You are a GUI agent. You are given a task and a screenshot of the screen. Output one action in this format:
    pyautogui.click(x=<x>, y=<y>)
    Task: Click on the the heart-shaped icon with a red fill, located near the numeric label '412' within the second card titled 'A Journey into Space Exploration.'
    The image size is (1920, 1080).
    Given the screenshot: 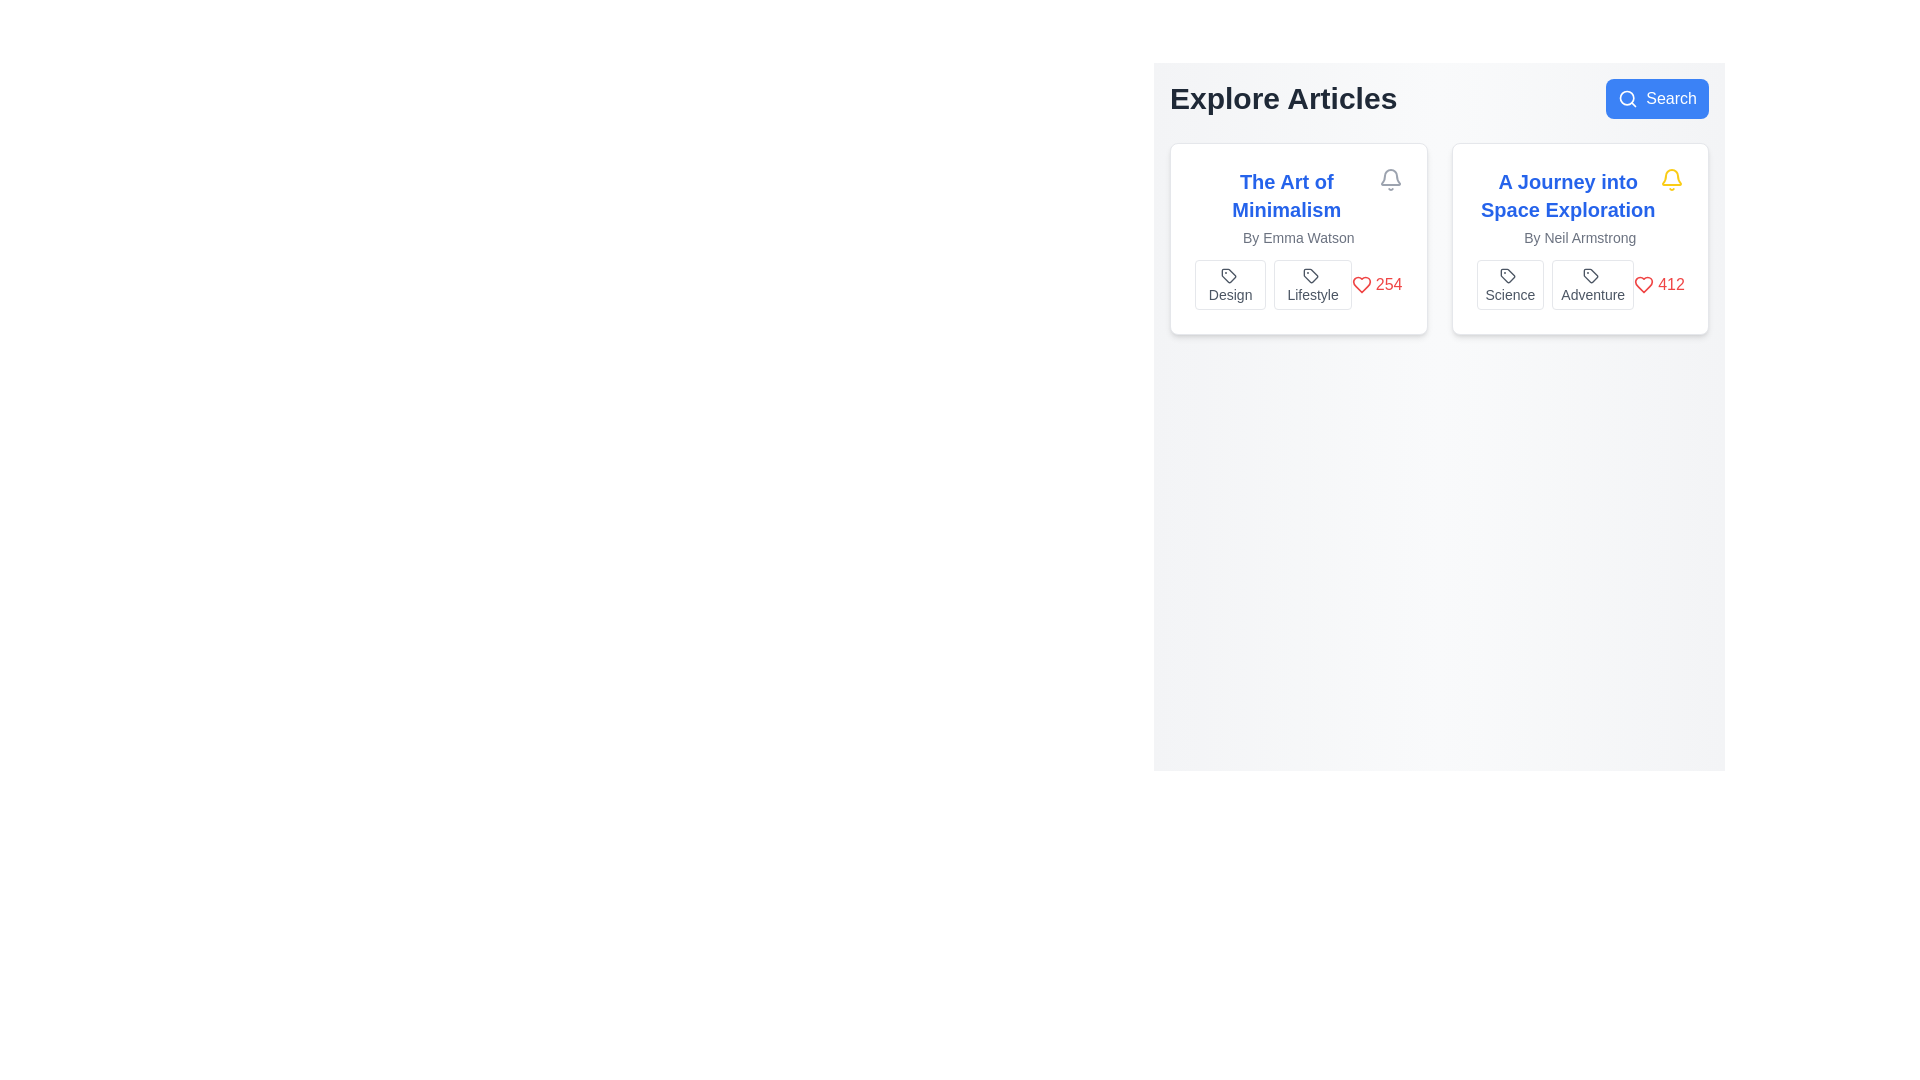 What is the action you would take?
    pyautogui.click(x=1644, y=285)
    